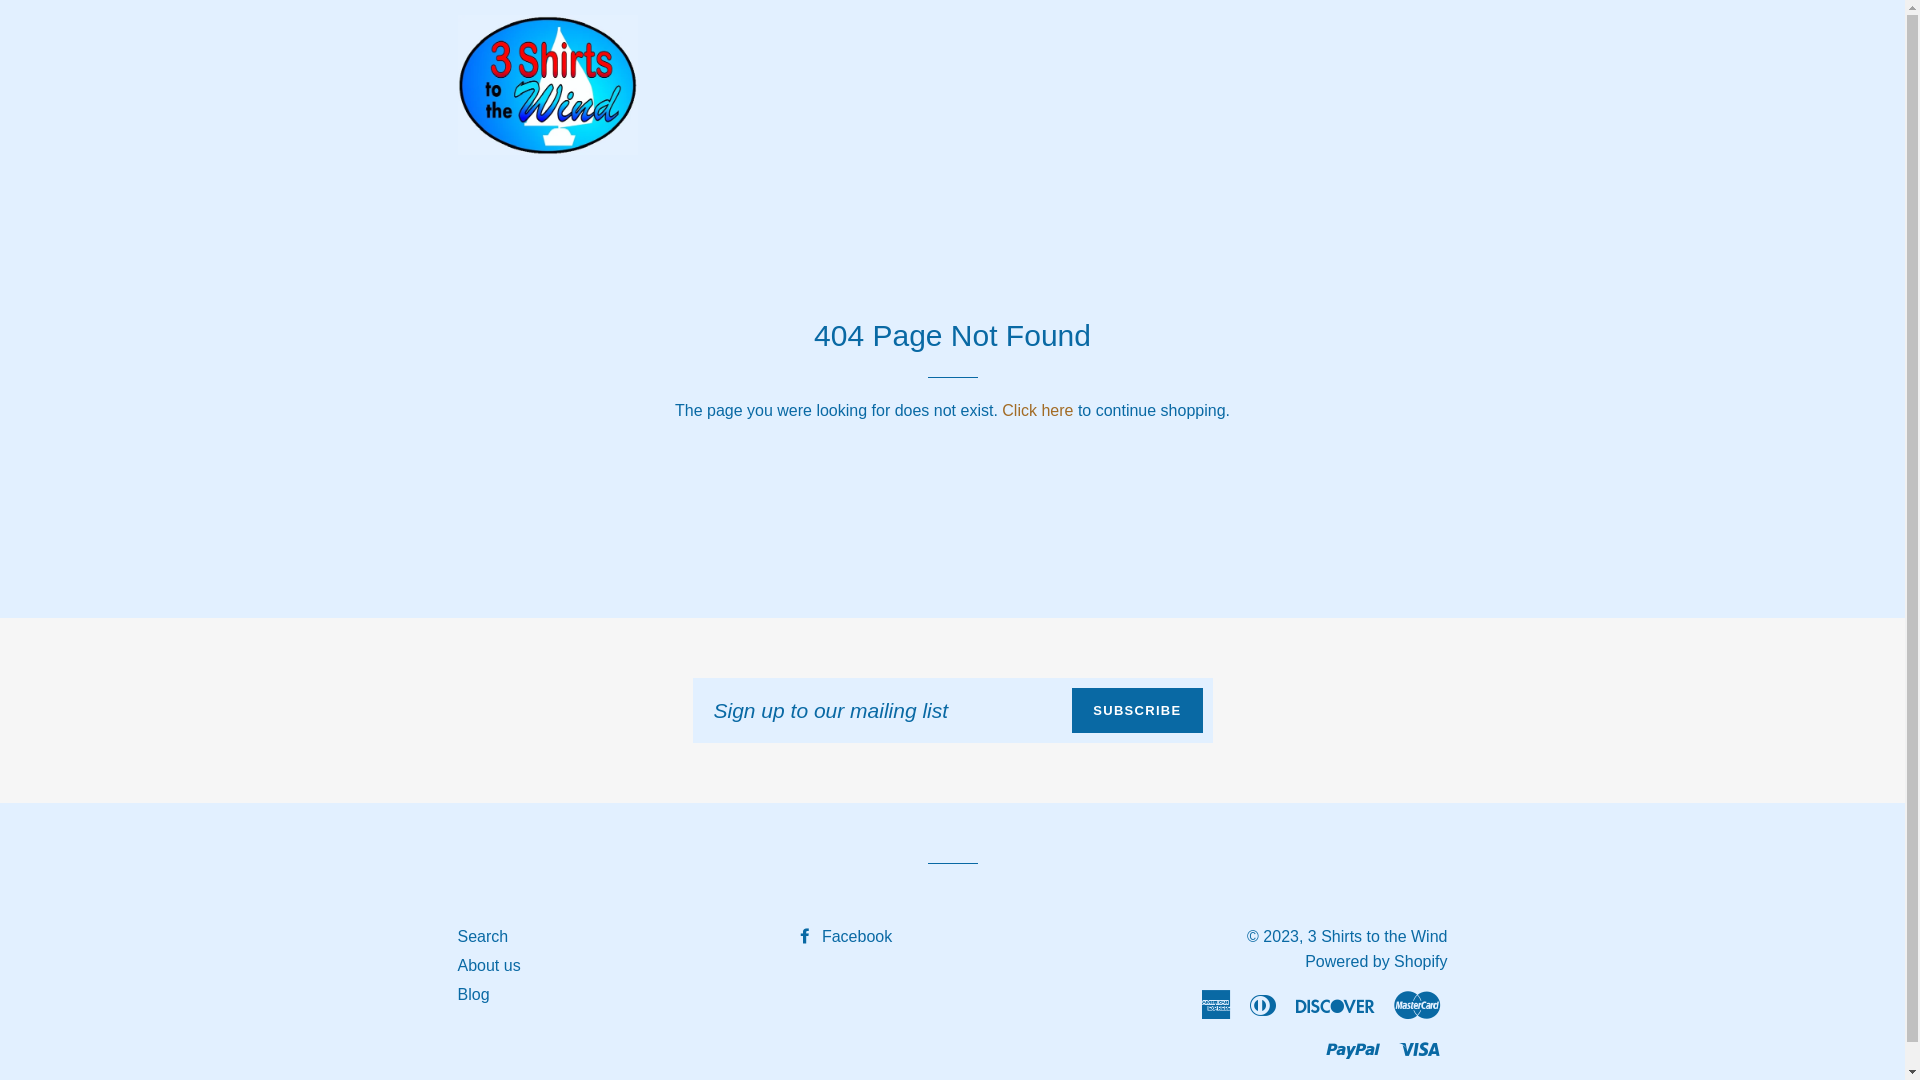  I want to click on 'Blog', so click(473, 994).